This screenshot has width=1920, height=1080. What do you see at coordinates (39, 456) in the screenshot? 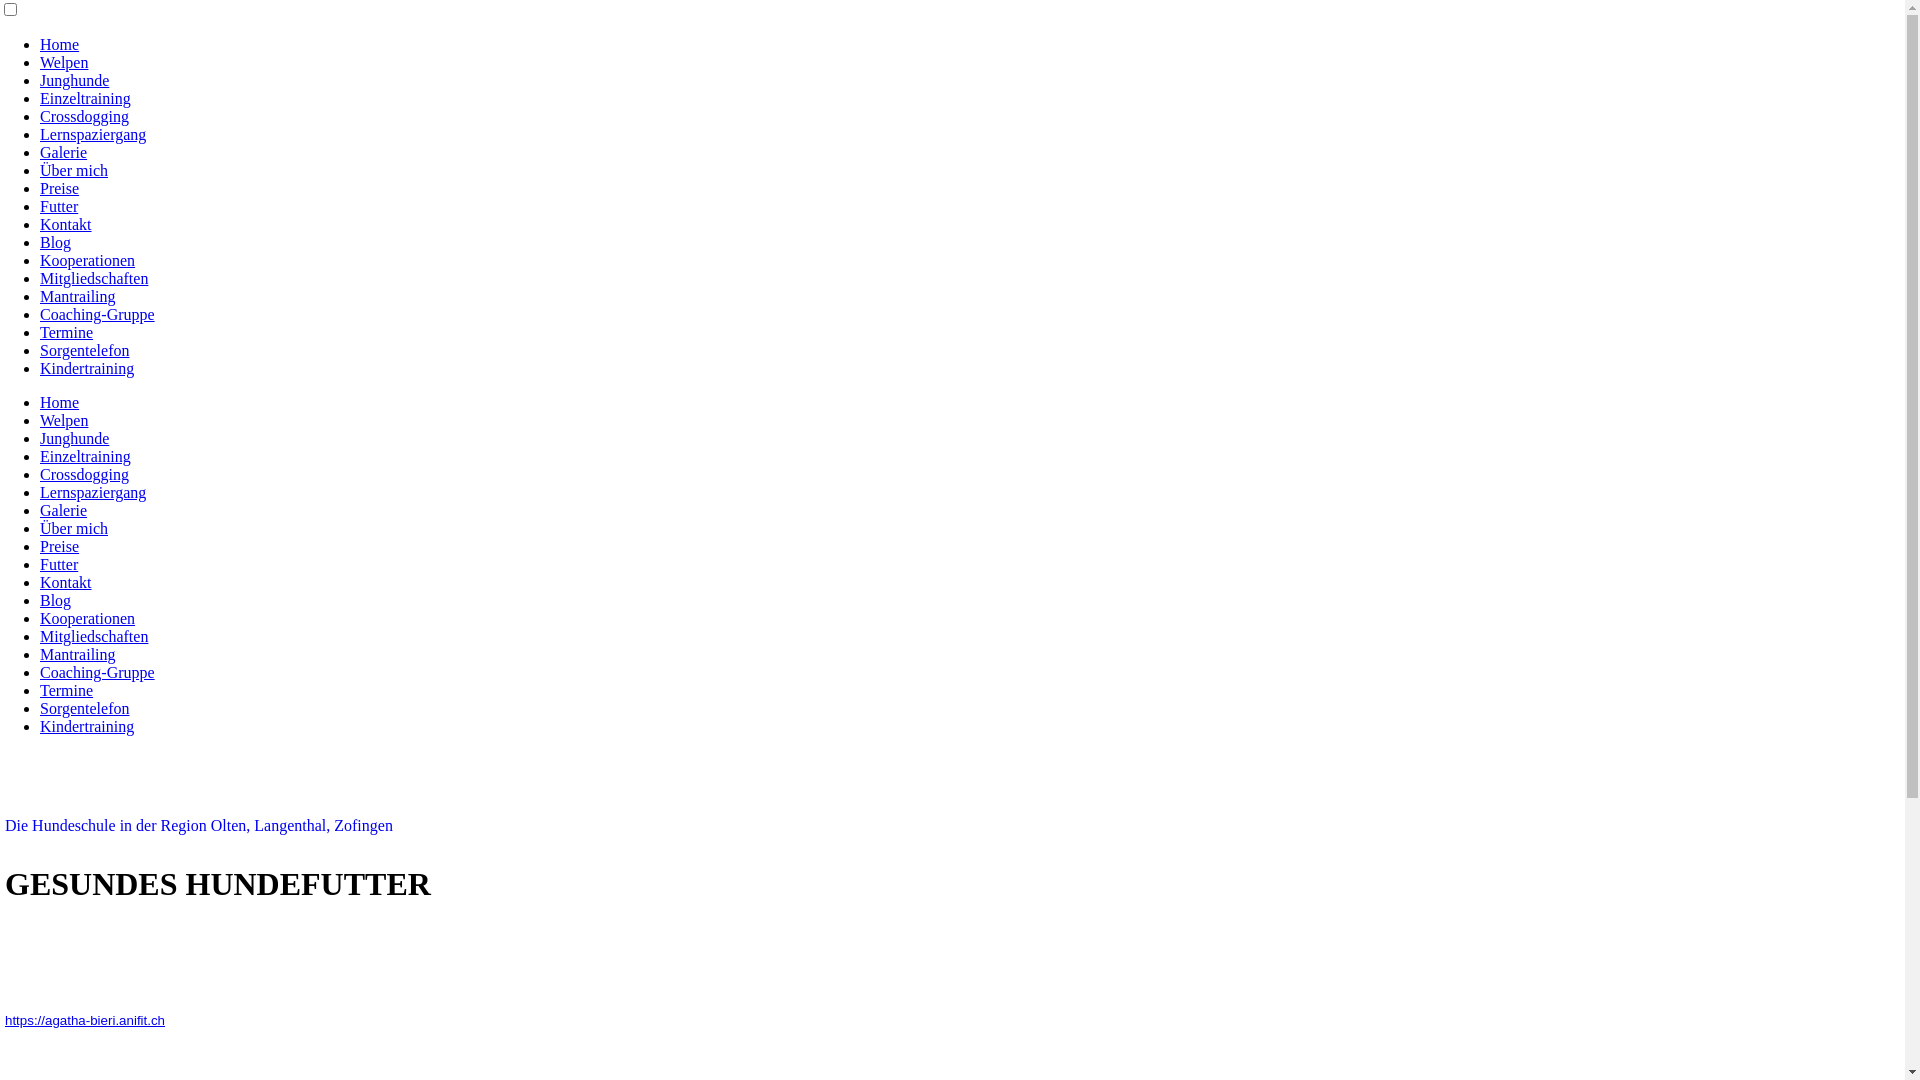
I see `'Einzeltraining'` at bounding box center [39, 456].